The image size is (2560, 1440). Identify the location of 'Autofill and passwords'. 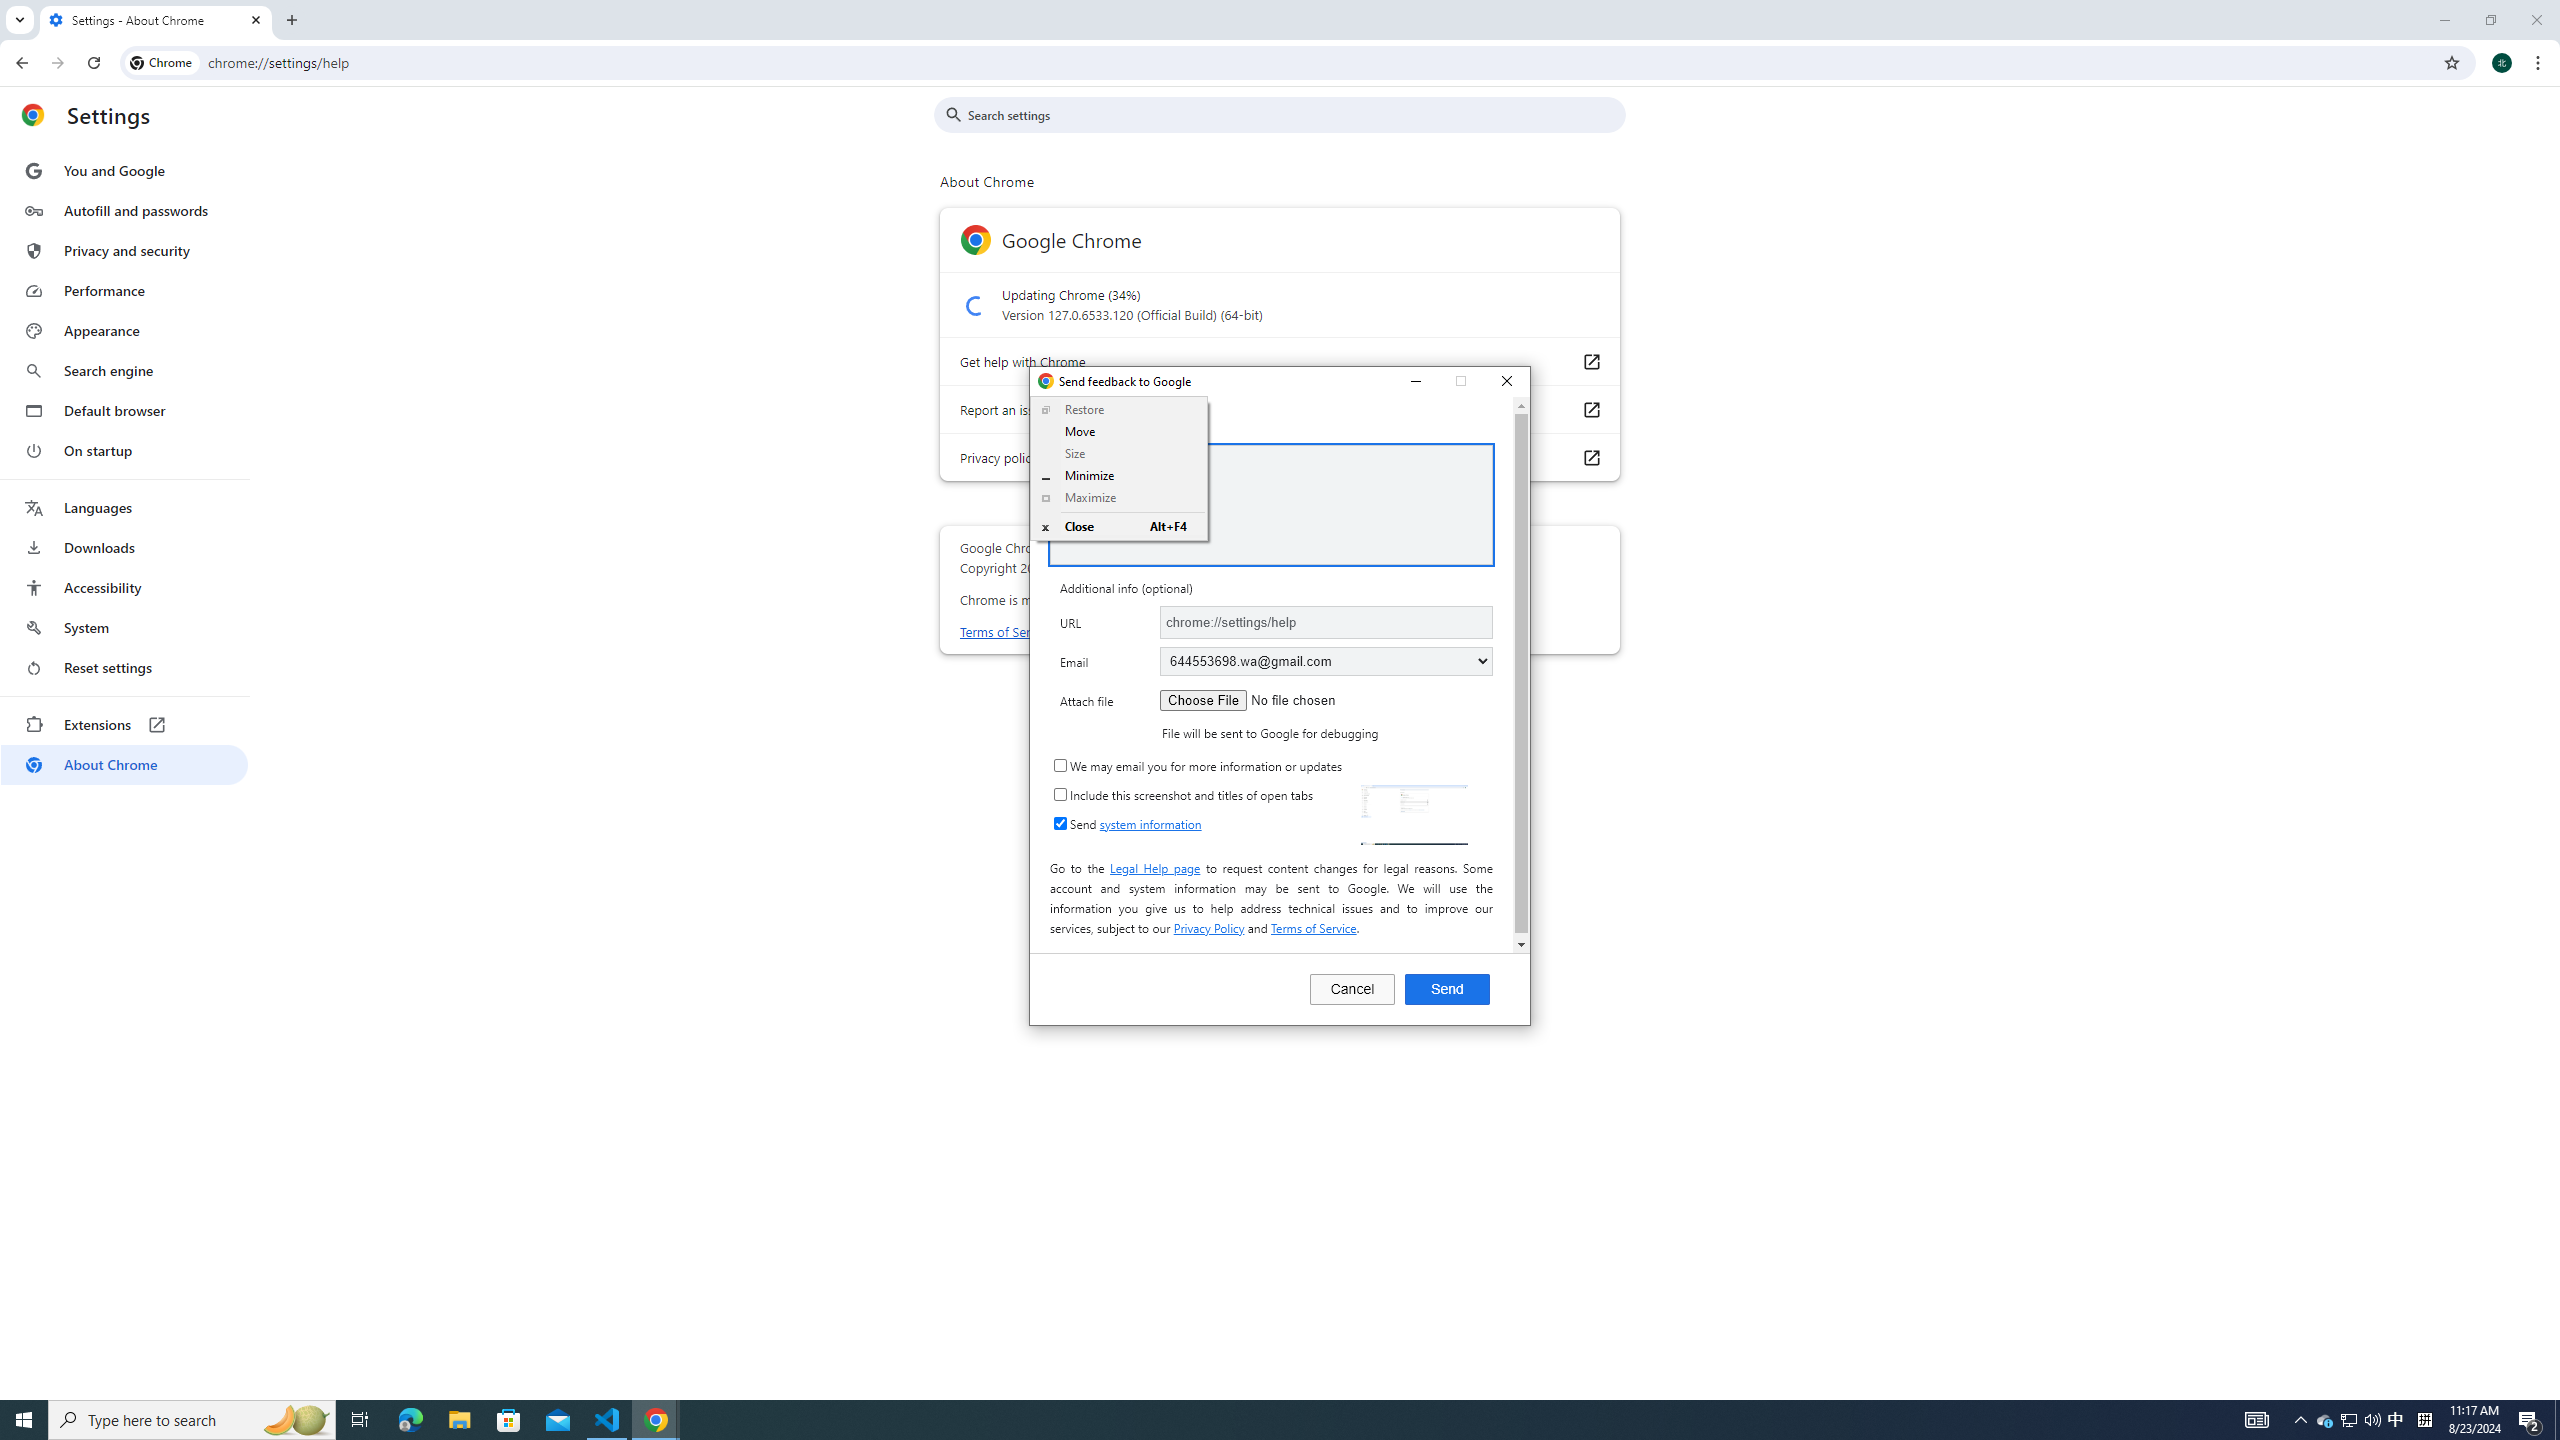
(123, 210).